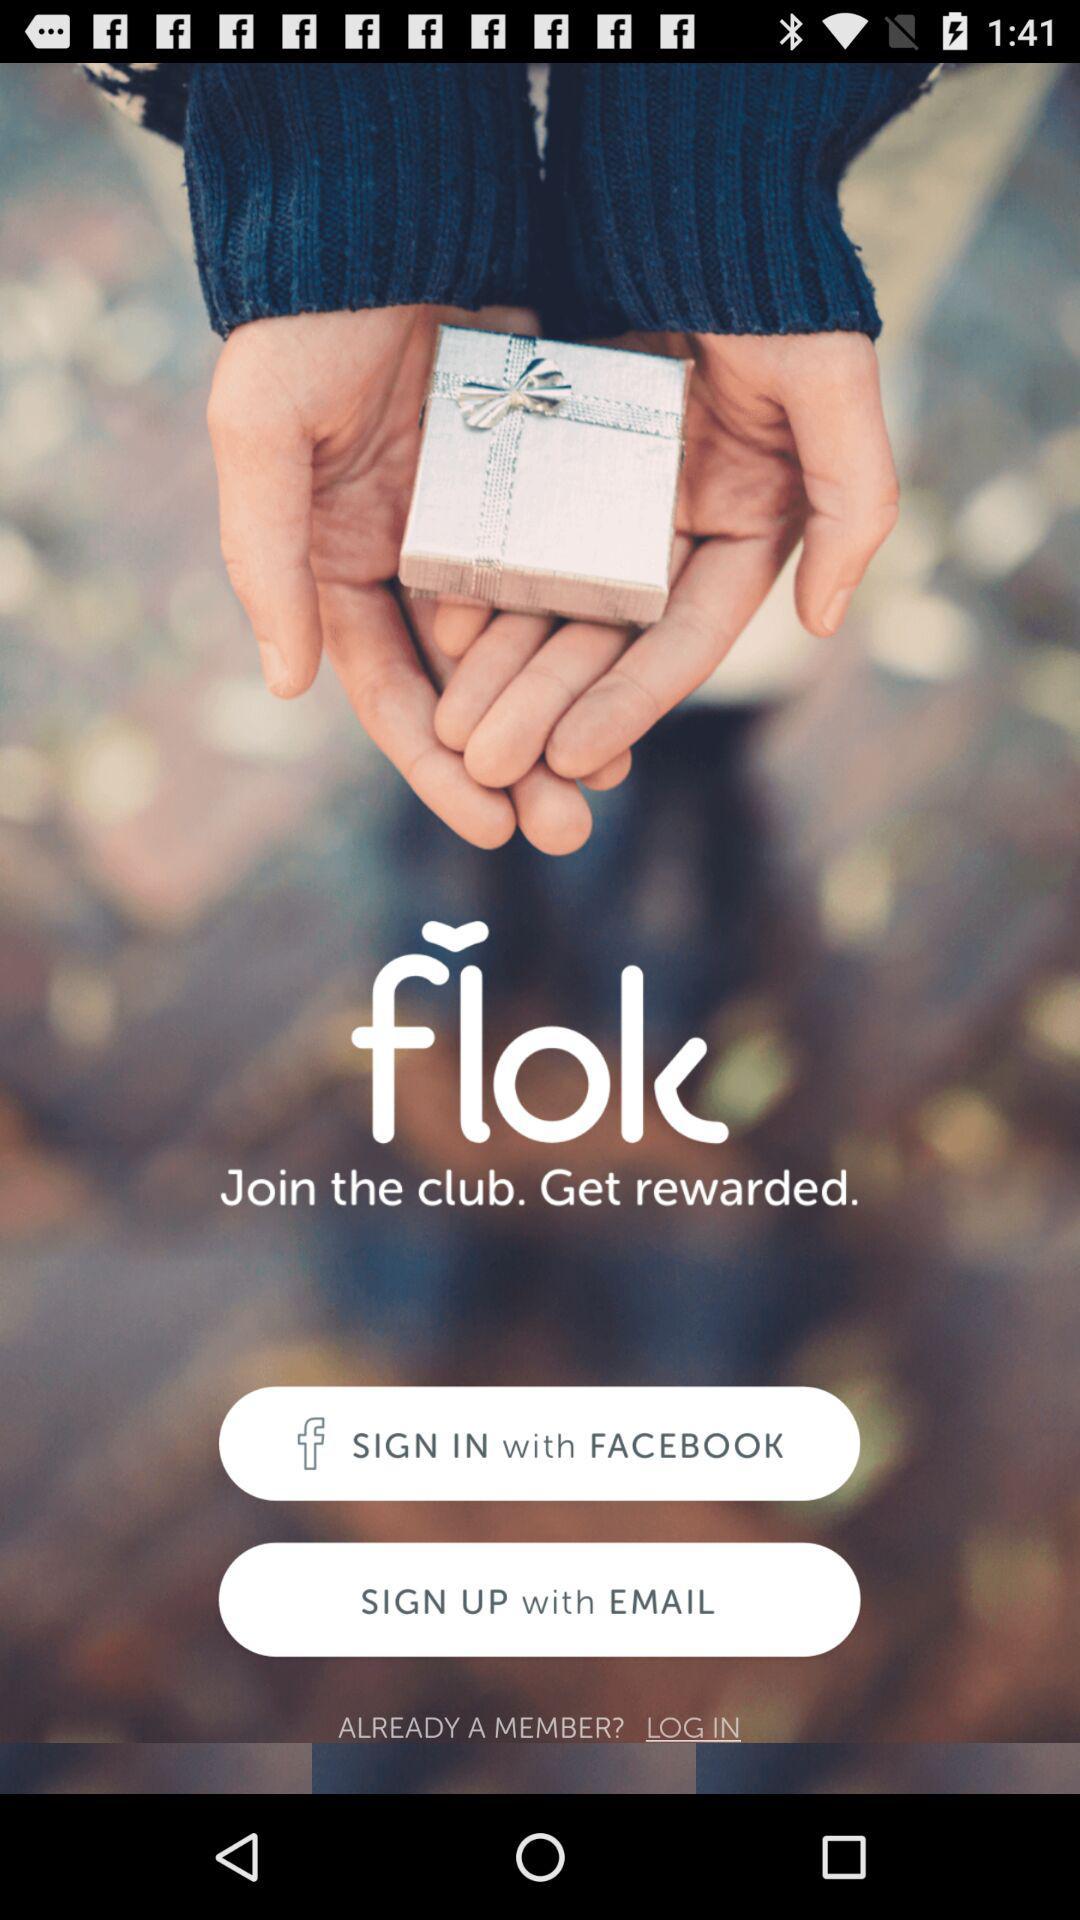 Image resolution: width=1080 pixels, height=1920 pixels. I want to click on sign up with email, so click(538, 1602).